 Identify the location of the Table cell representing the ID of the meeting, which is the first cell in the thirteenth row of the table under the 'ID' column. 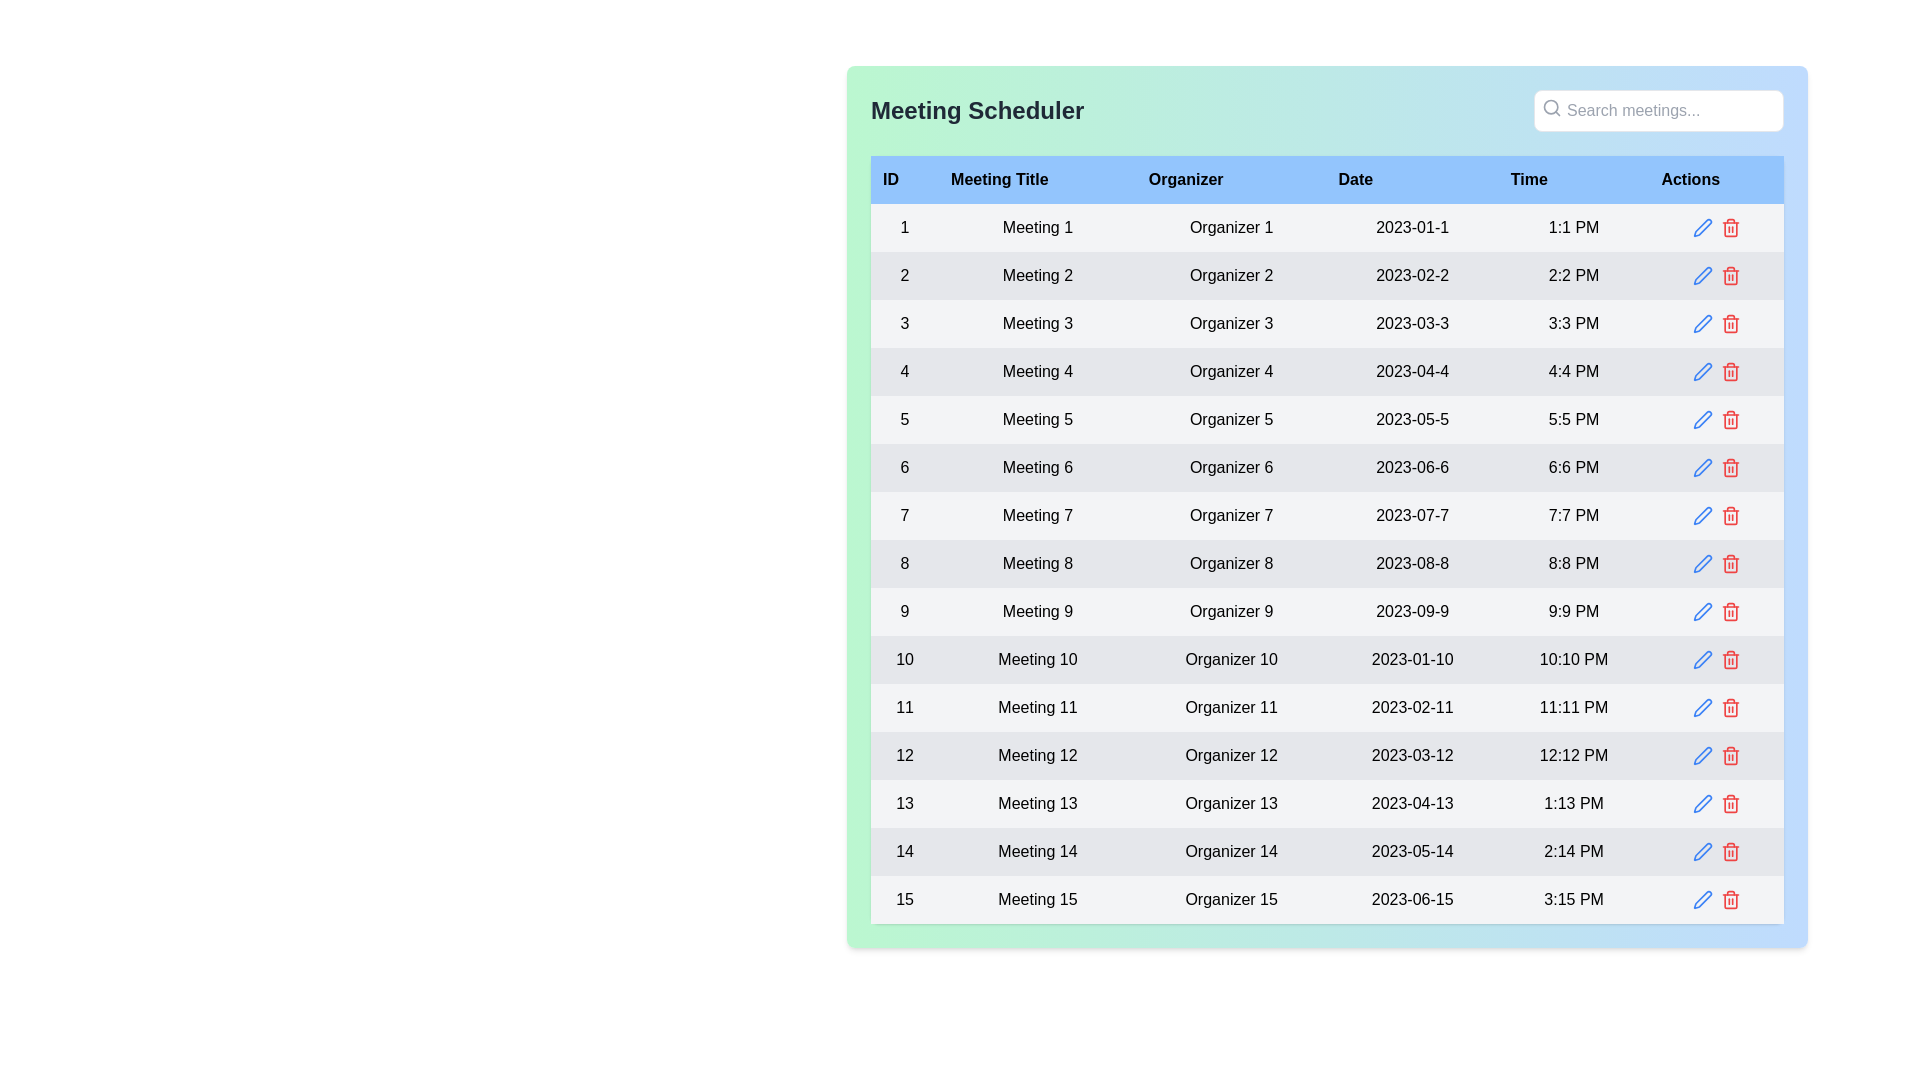
(904, 802).